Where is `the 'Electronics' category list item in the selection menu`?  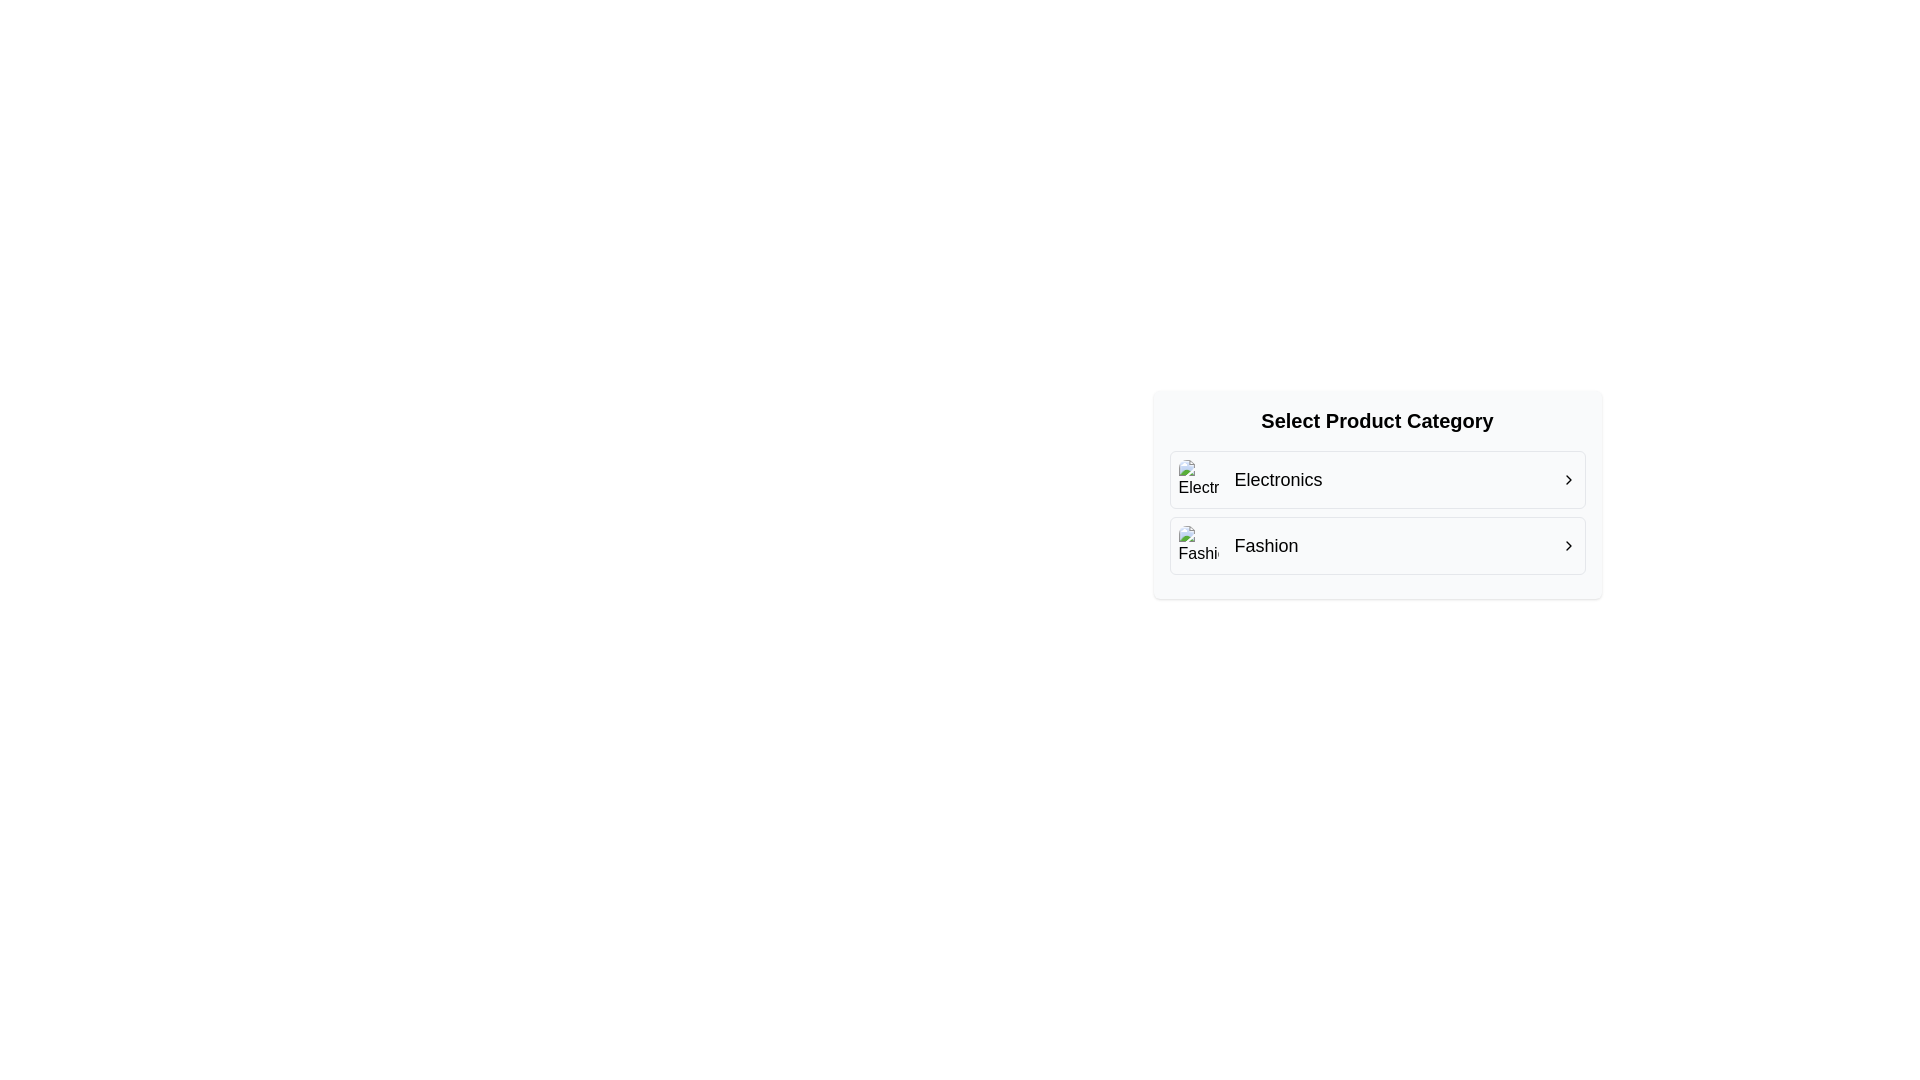
the 'Electronics' category list item in the selection menu is located at coordinates (1376, 479).